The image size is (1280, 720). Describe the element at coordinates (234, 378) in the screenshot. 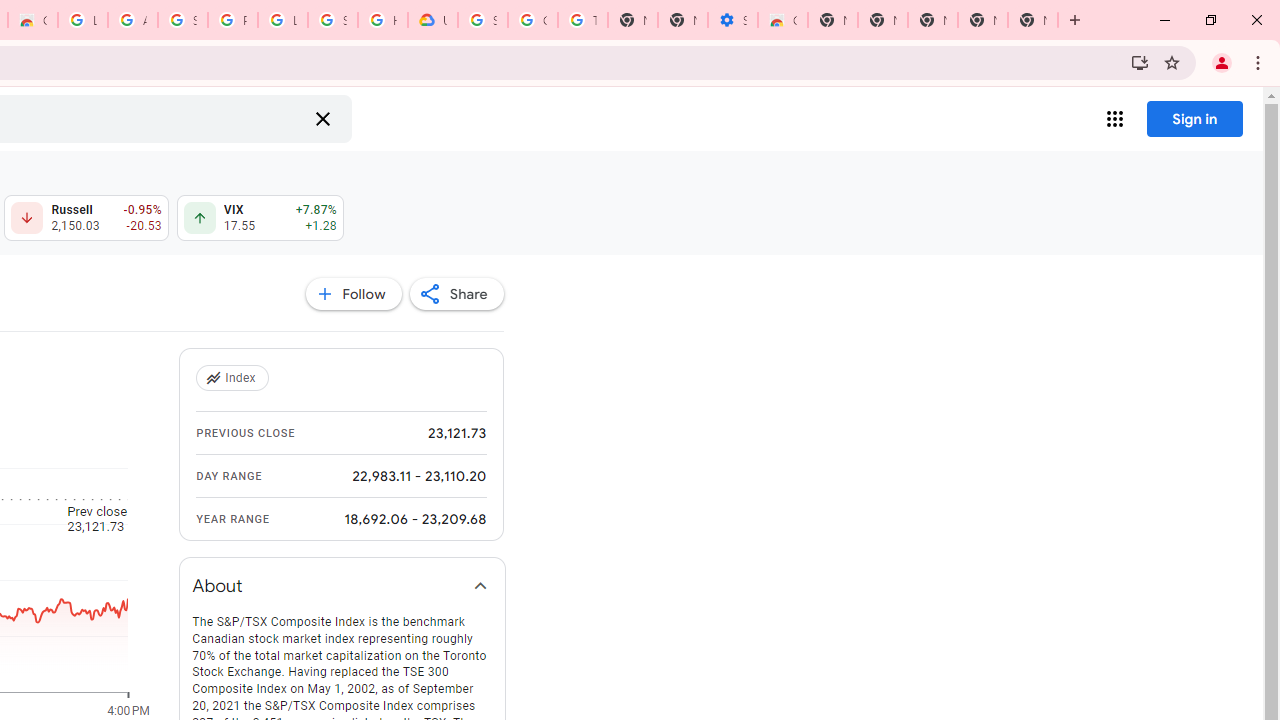

I see `'Index'` at that location.